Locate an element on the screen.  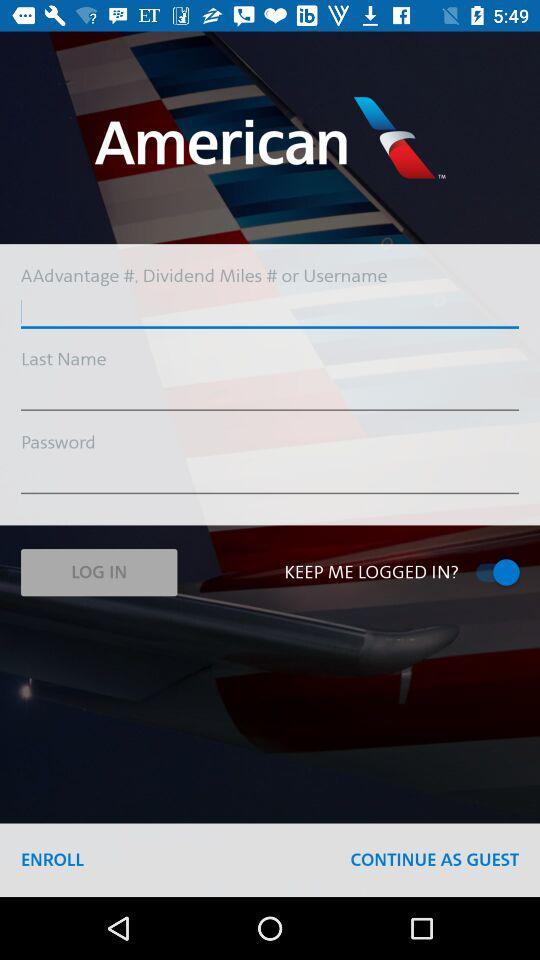
the icon below the last name is located at coordinates (270, 394).